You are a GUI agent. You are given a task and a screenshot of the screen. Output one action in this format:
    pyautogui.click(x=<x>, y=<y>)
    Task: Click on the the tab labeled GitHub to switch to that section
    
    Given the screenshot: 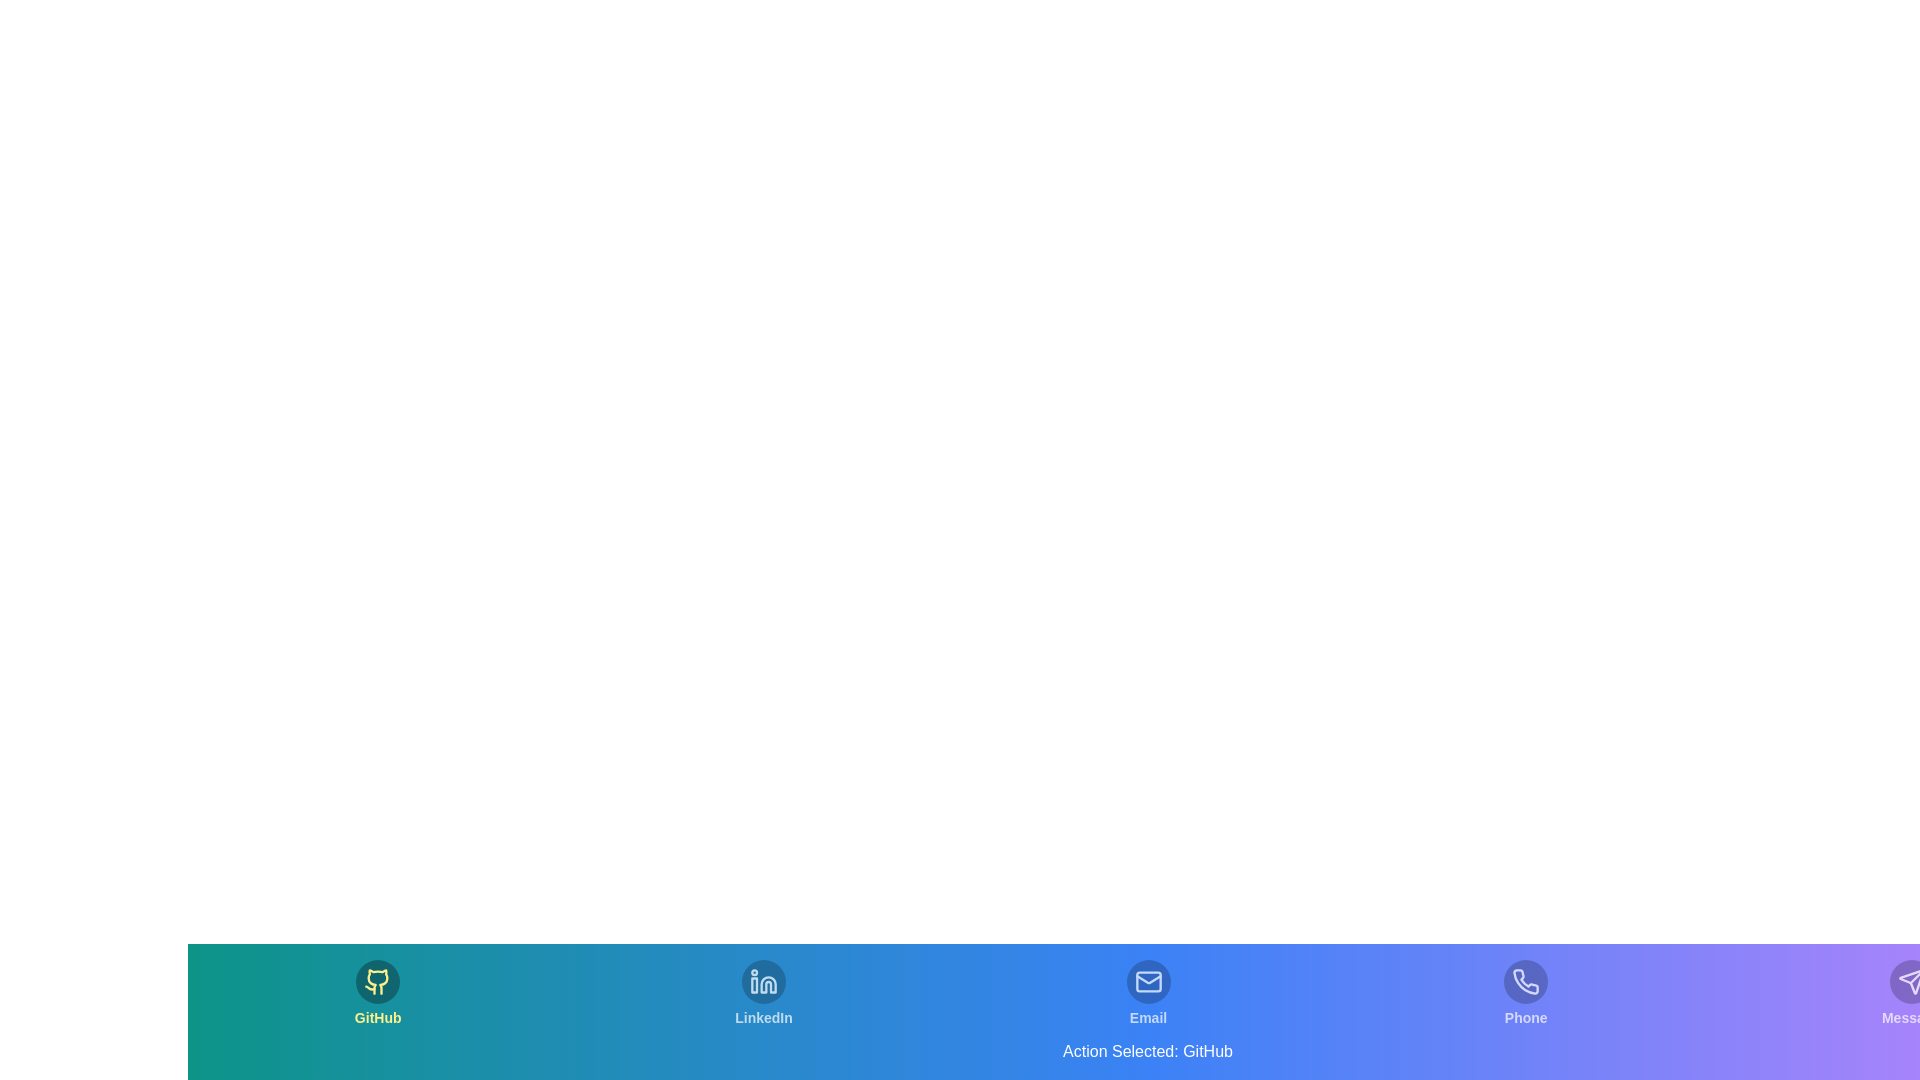 What is the action you would take?
    pyautogui.click(x=378, y=994)
    